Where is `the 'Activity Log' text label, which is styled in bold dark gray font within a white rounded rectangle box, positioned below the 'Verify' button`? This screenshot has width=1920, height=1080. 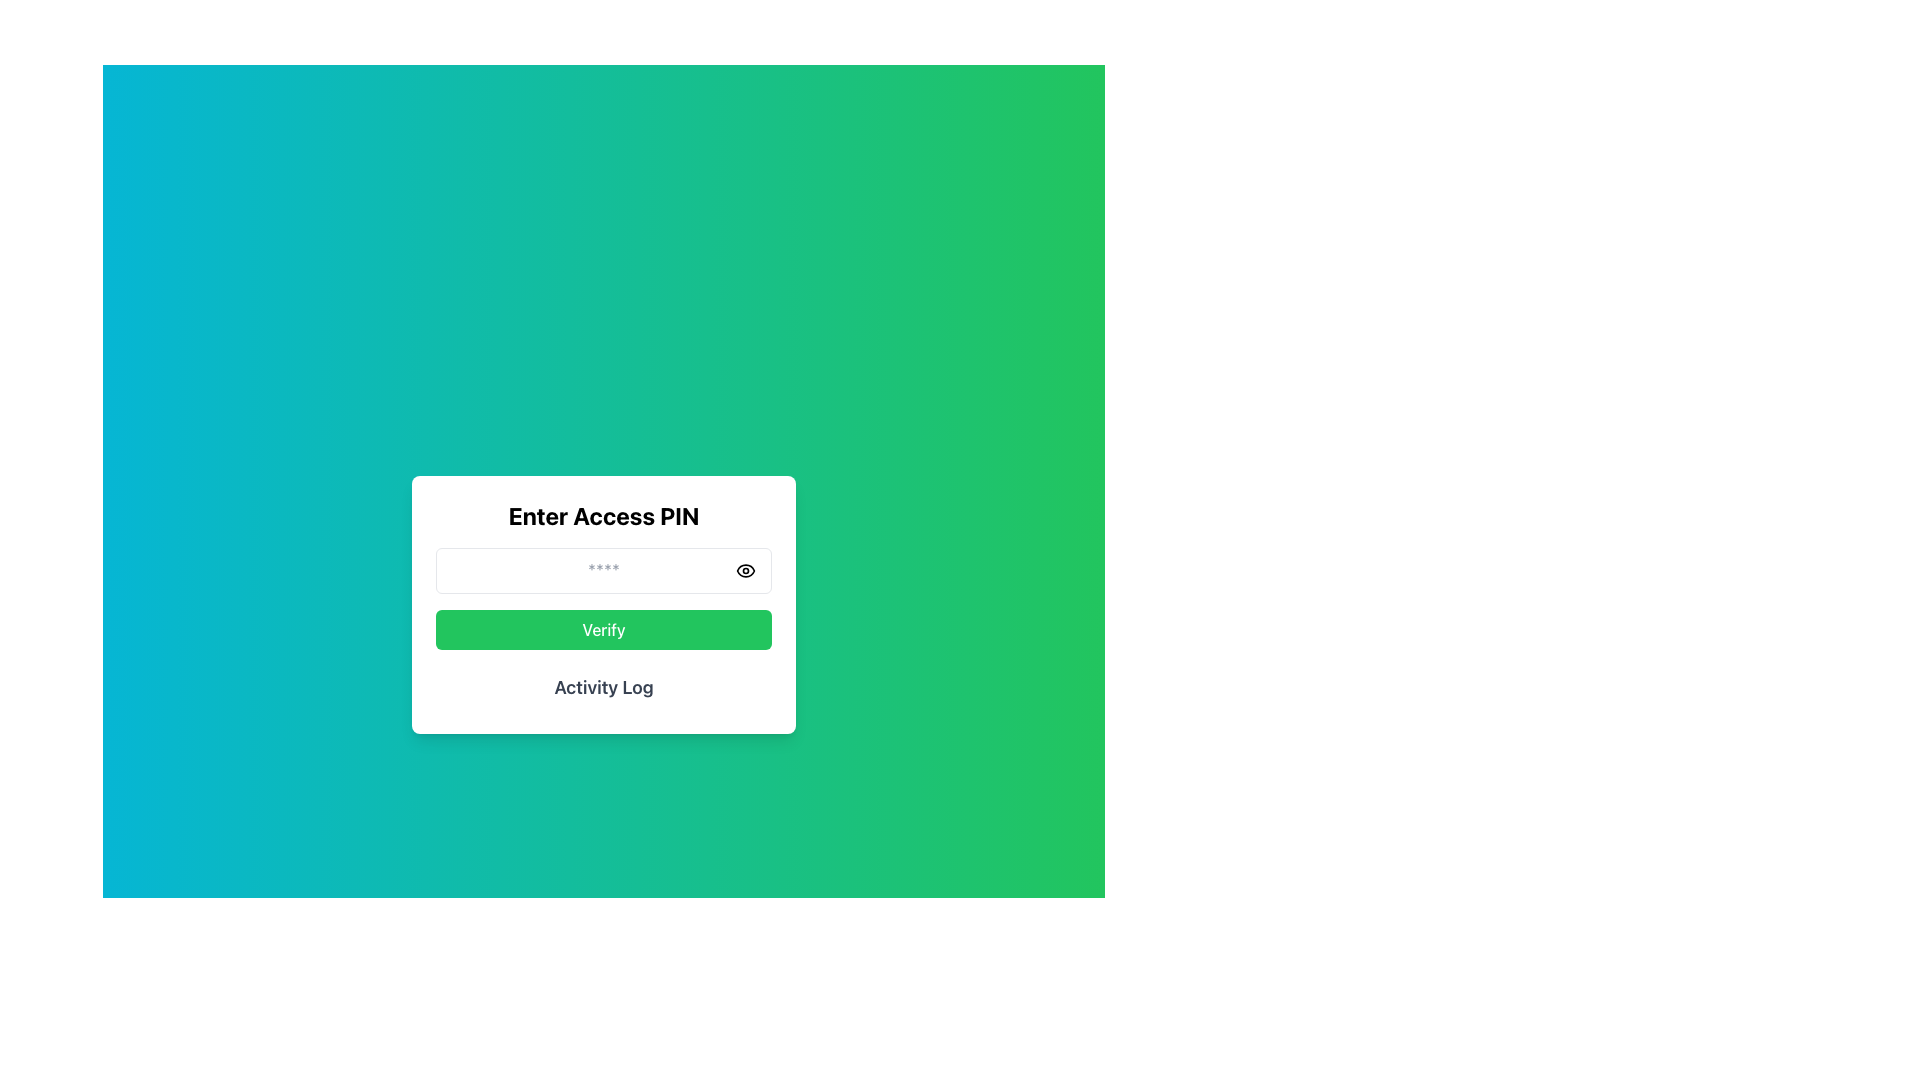
the 'Activity Log' text label, which is styled in bold dark gray font within a white rounded rectangle box, positioned below the 'Verify' button is located at coordinates (603, 686).